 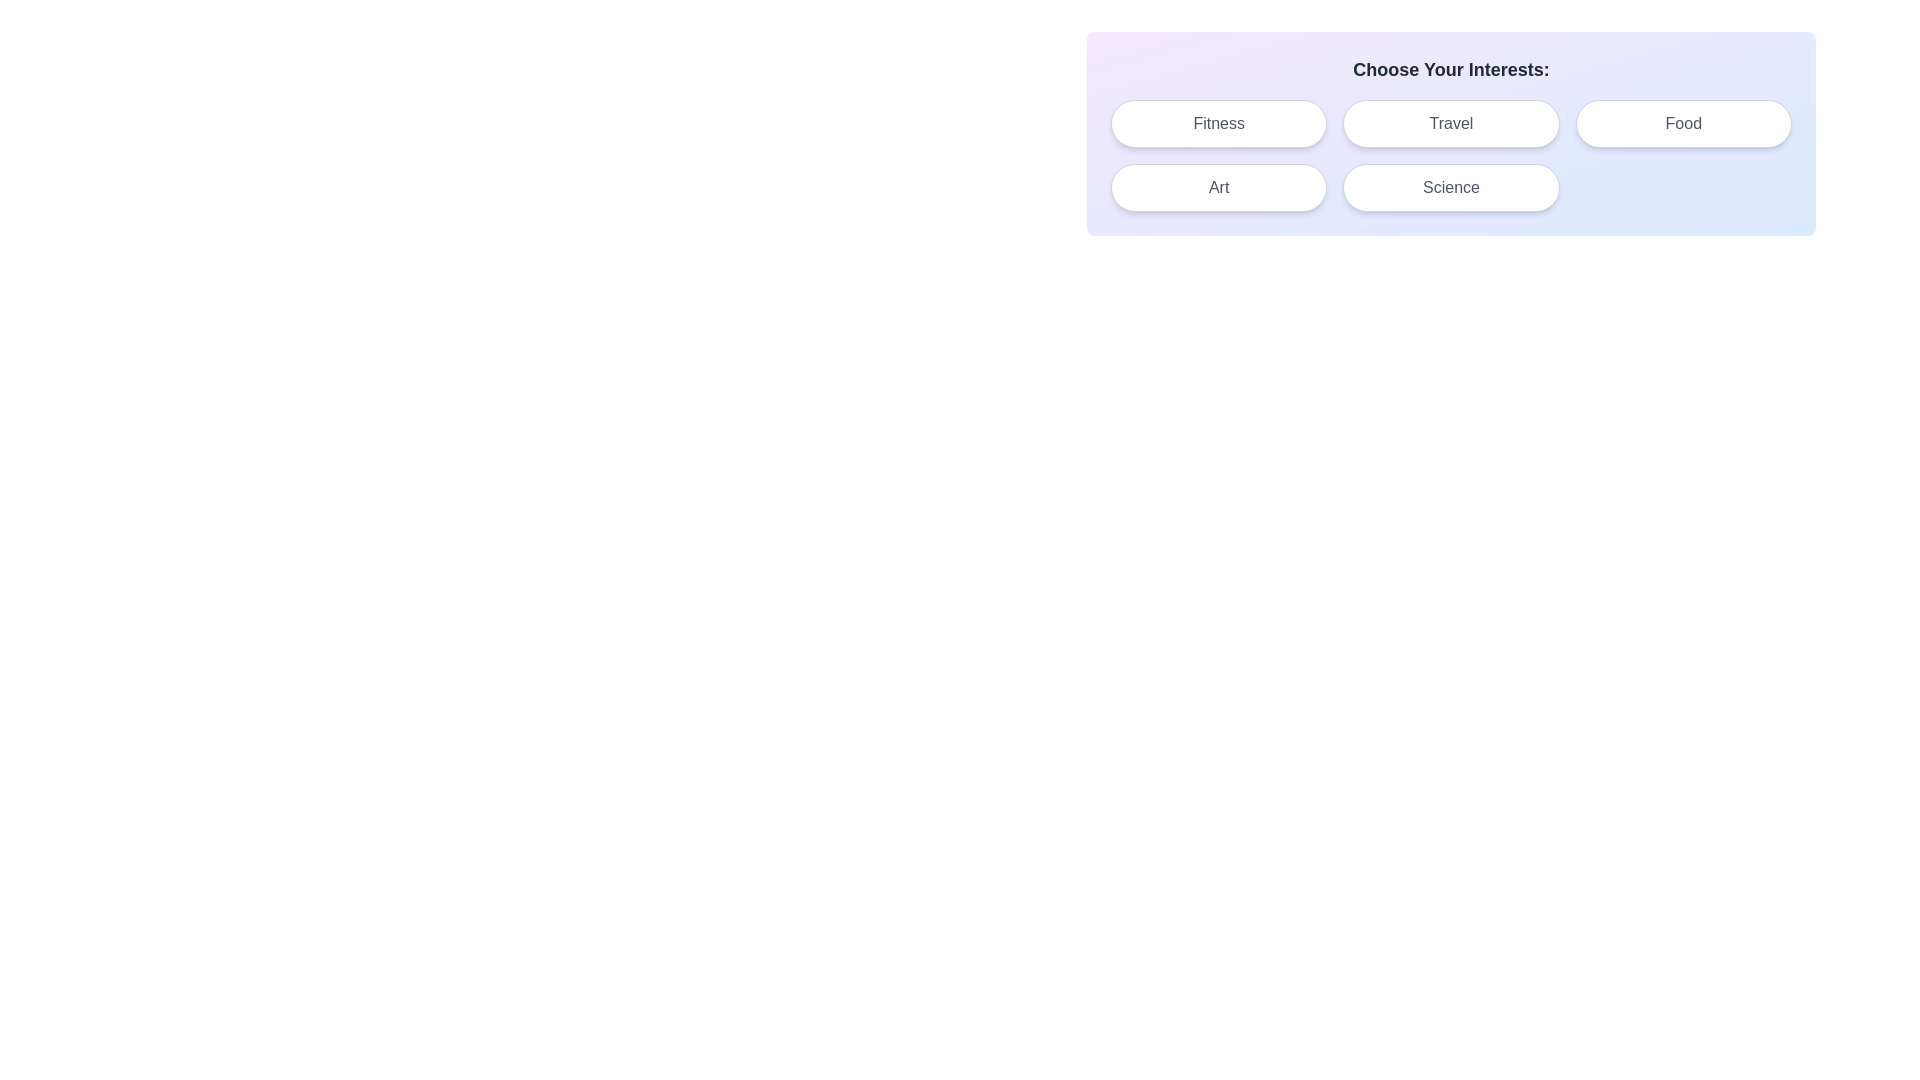 What do you see at coordinates (1451, 123) in the screenshot?
I see `the chip labeled Travel to observe the hover effect` at bounding box center [1451, 123].